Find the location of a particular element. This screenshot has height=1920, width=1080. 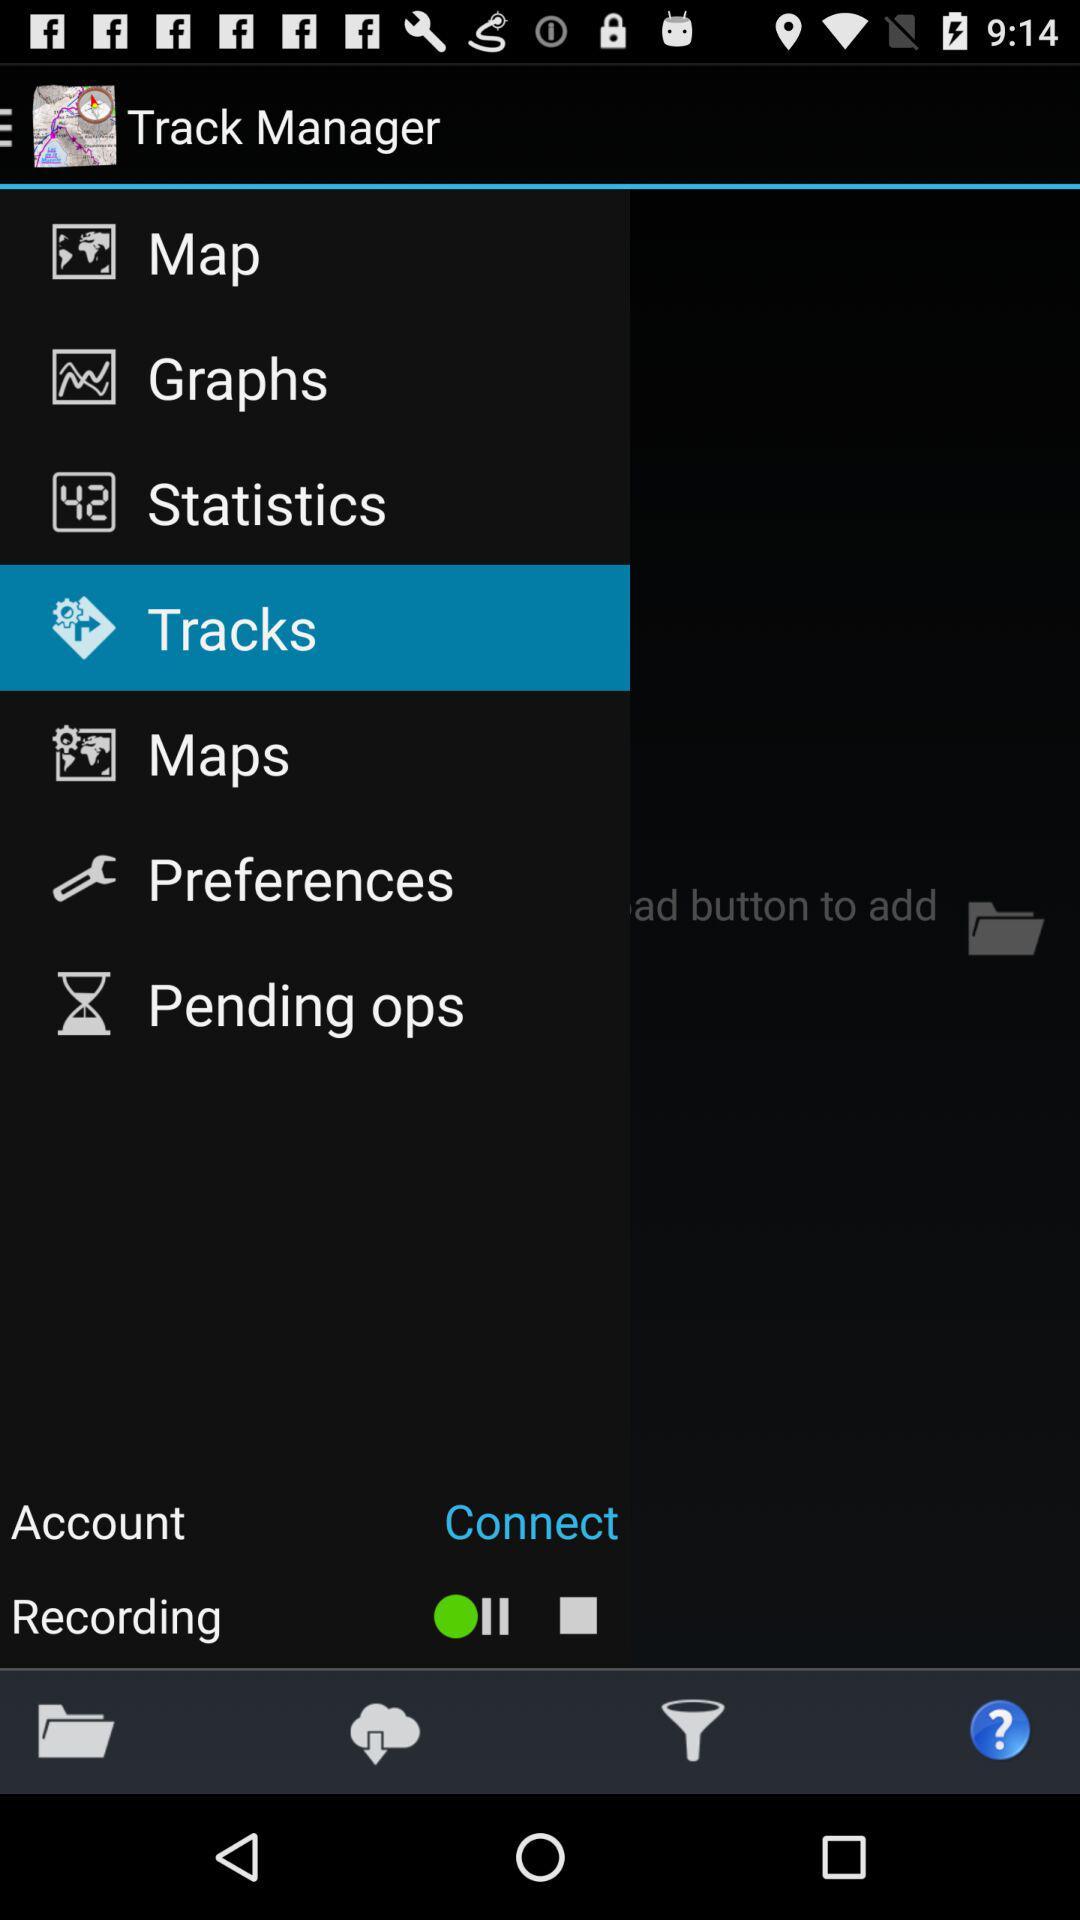

the app below no tracks loaded is located at coordinates (75, 1730).